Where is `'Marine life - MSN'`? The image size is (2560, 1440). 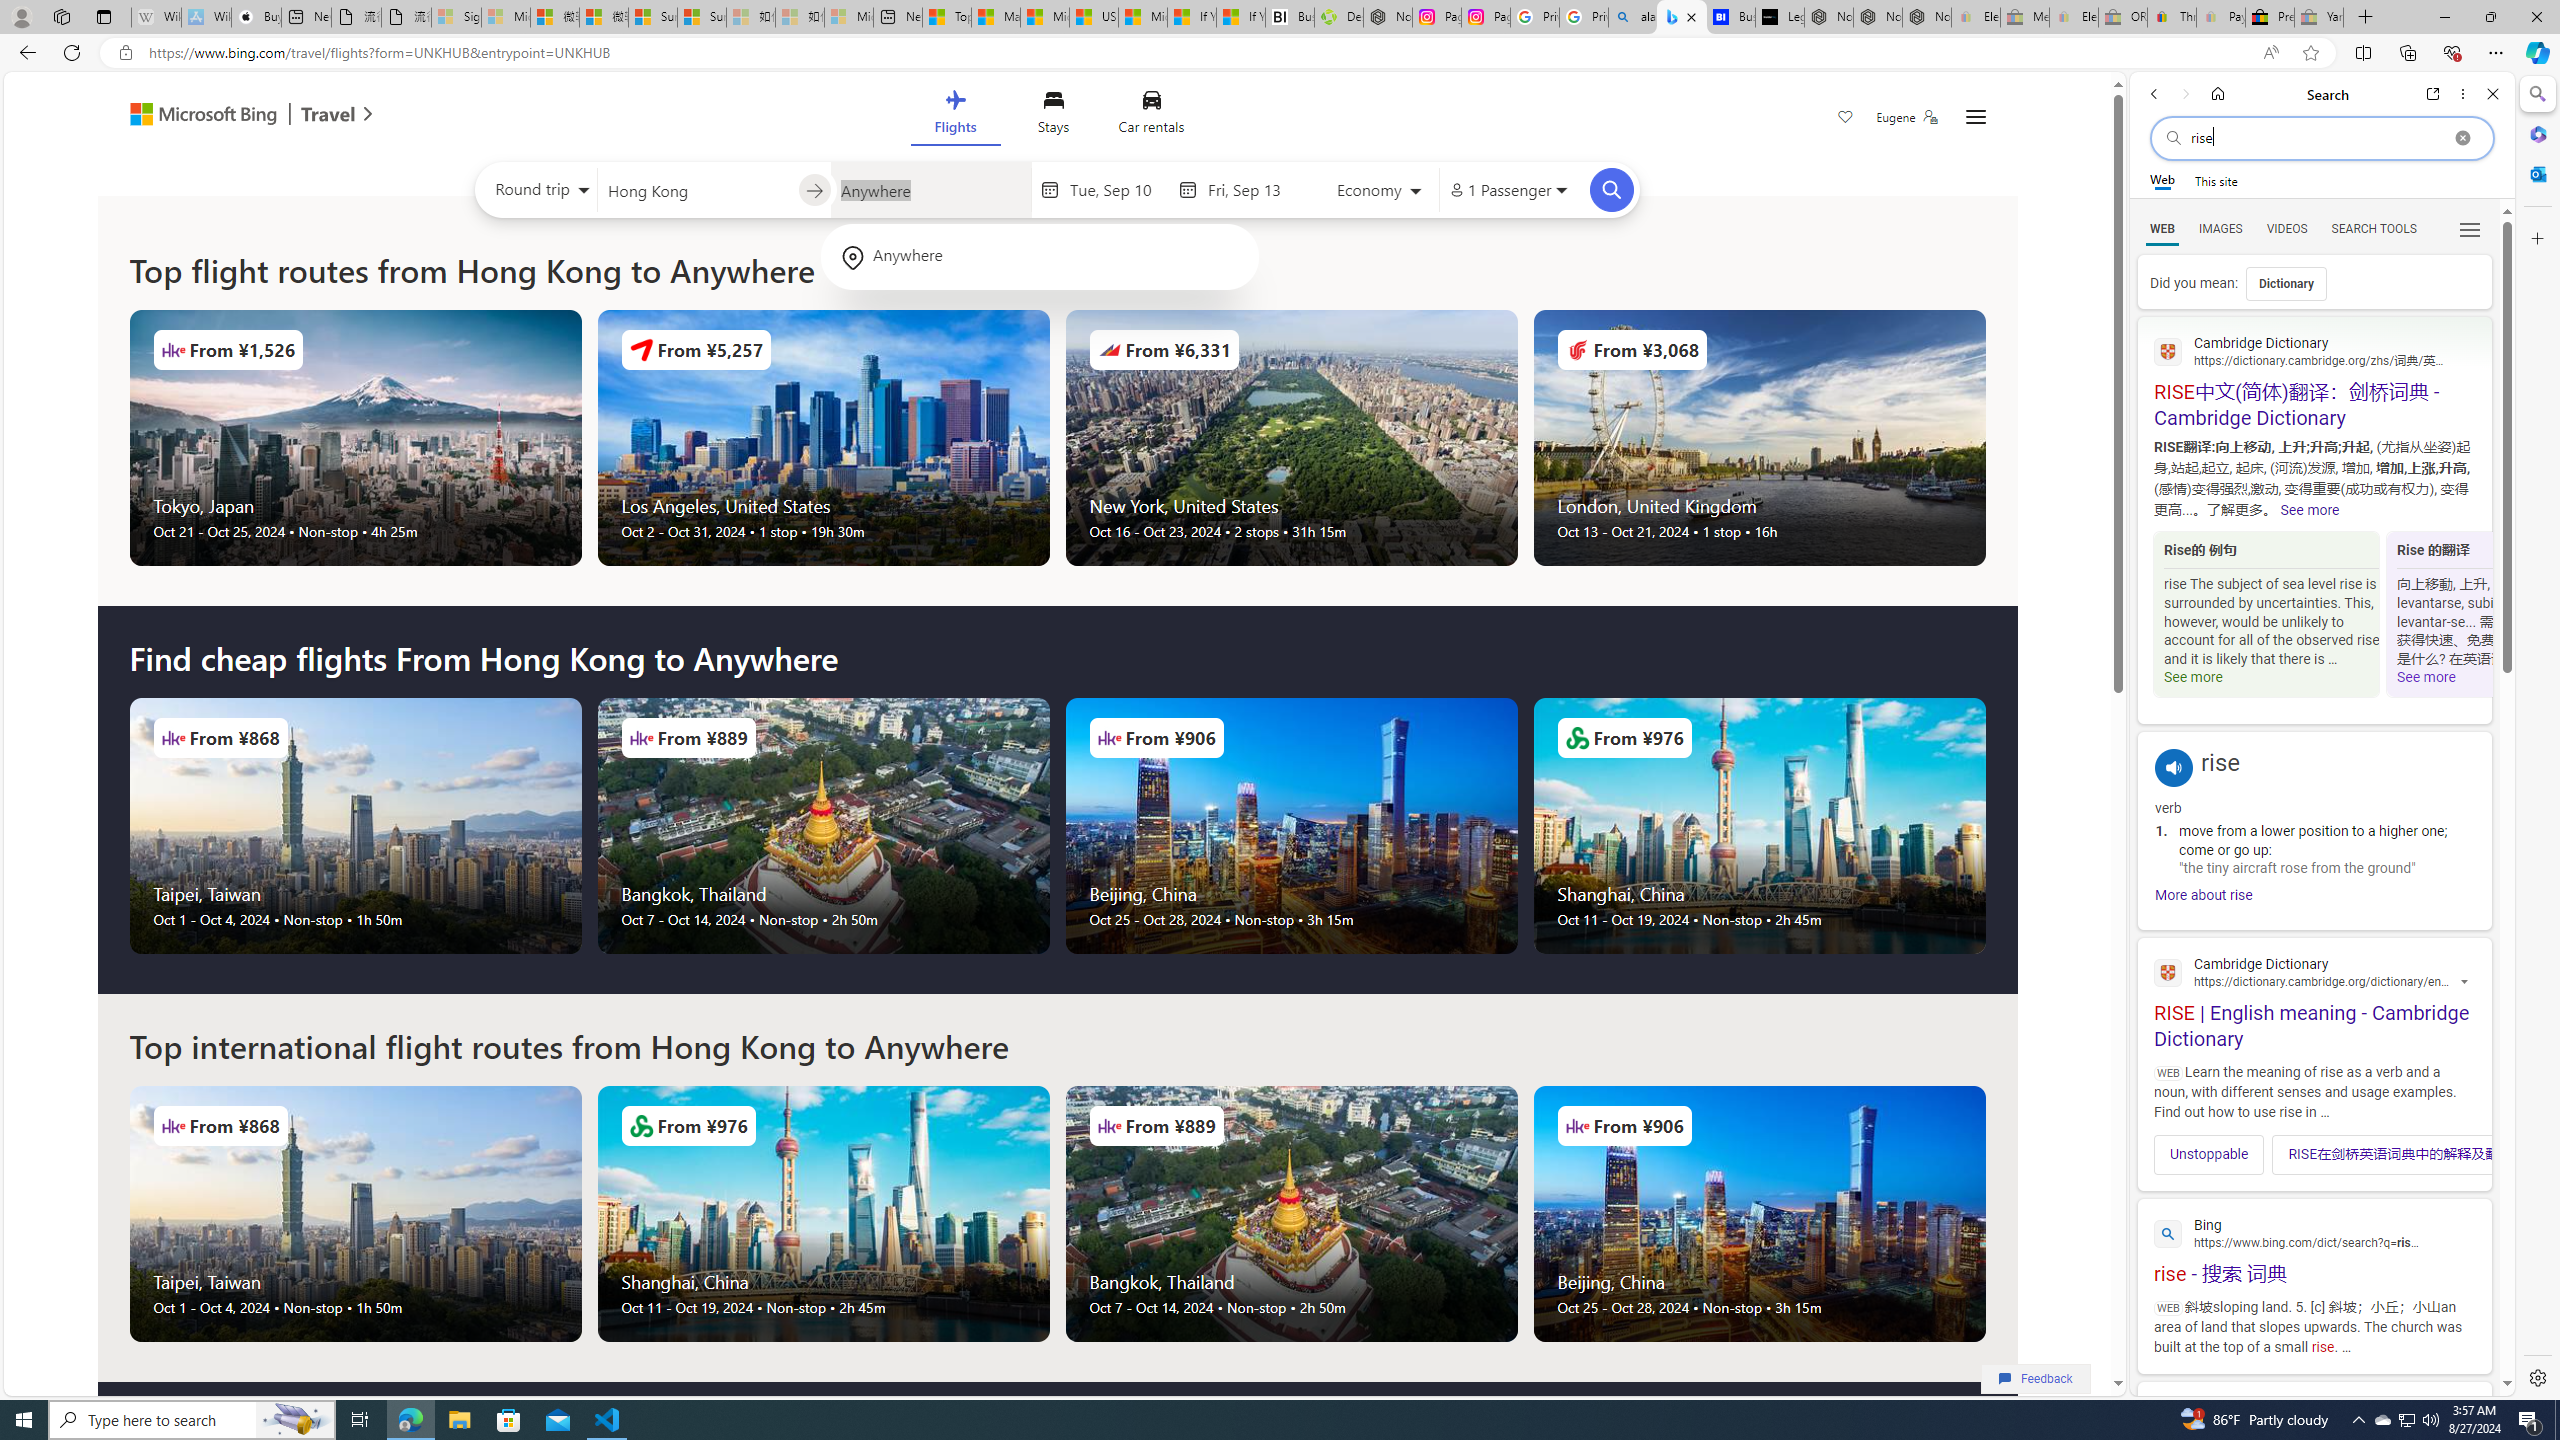 'Marine life - MSN' is located at coordinates (994, 16).